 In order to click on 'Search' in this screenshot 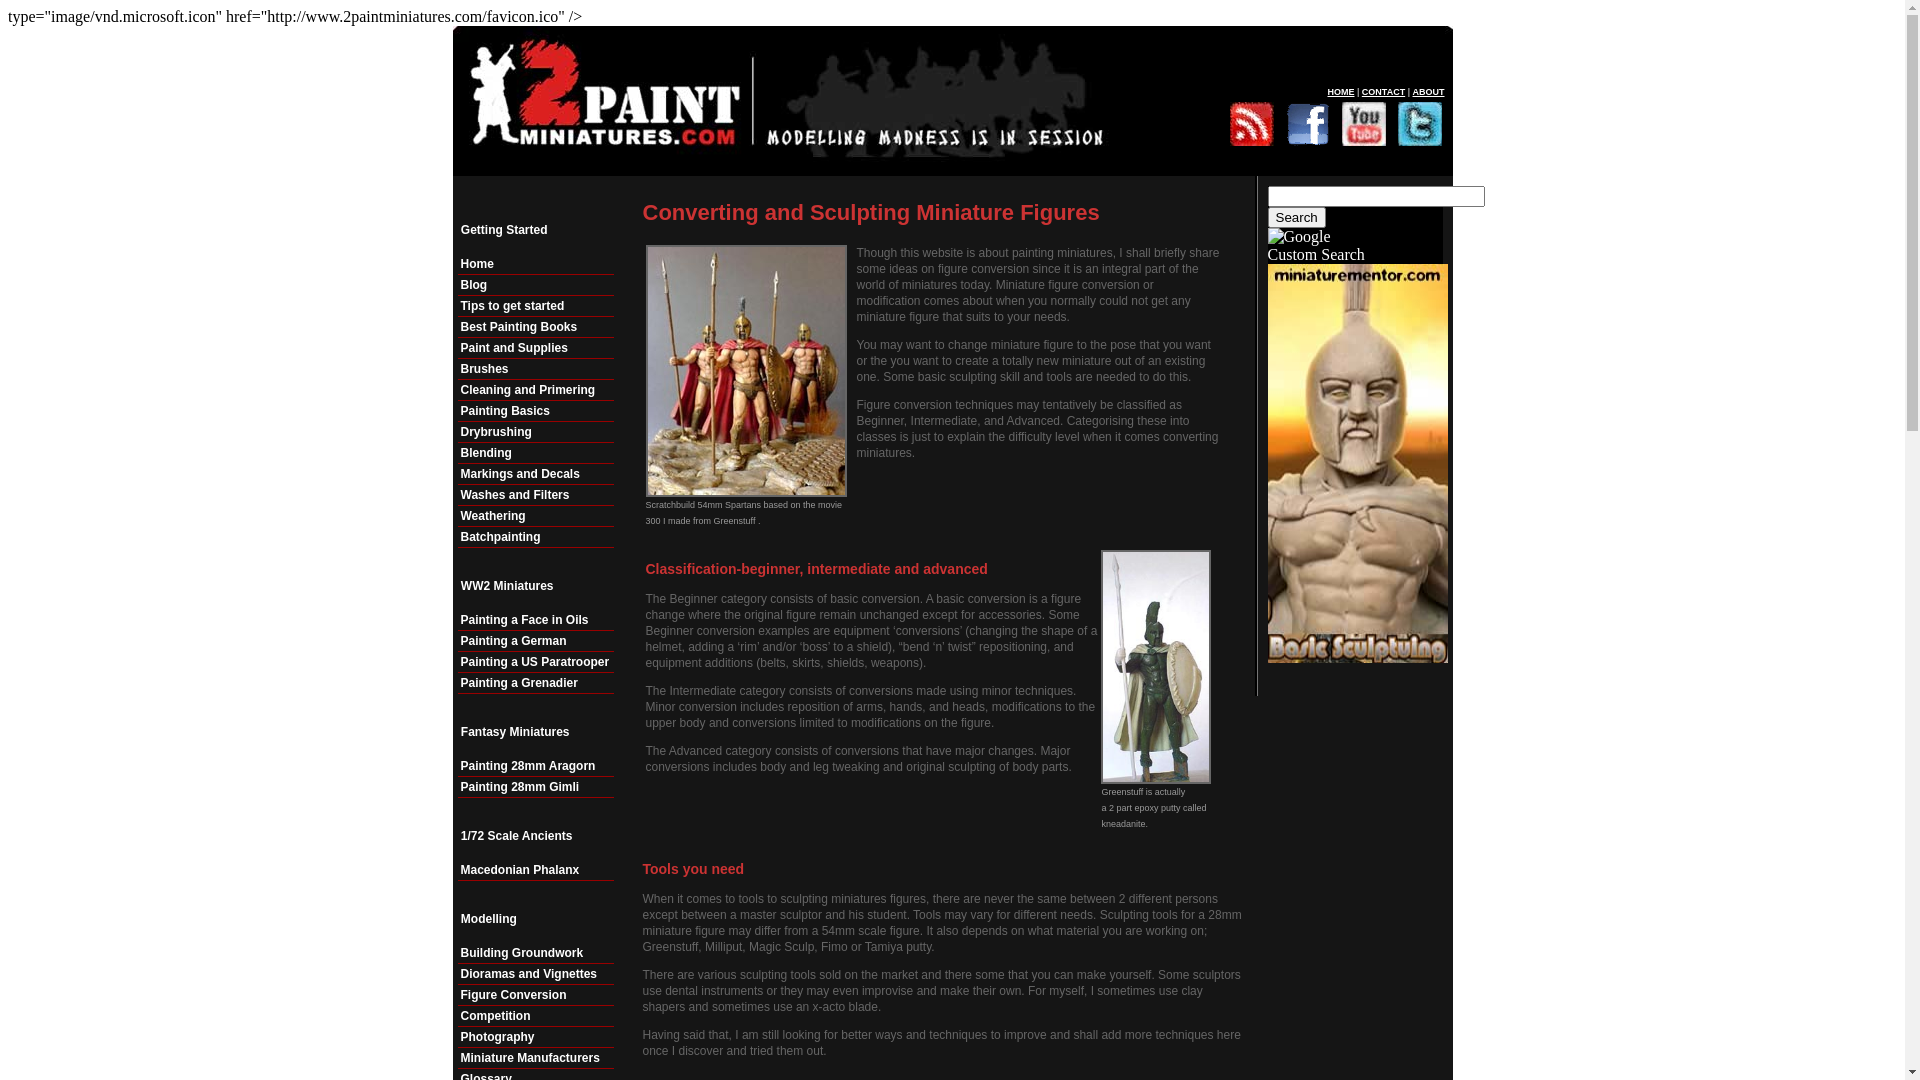, I will do `click(1296, 217)`.